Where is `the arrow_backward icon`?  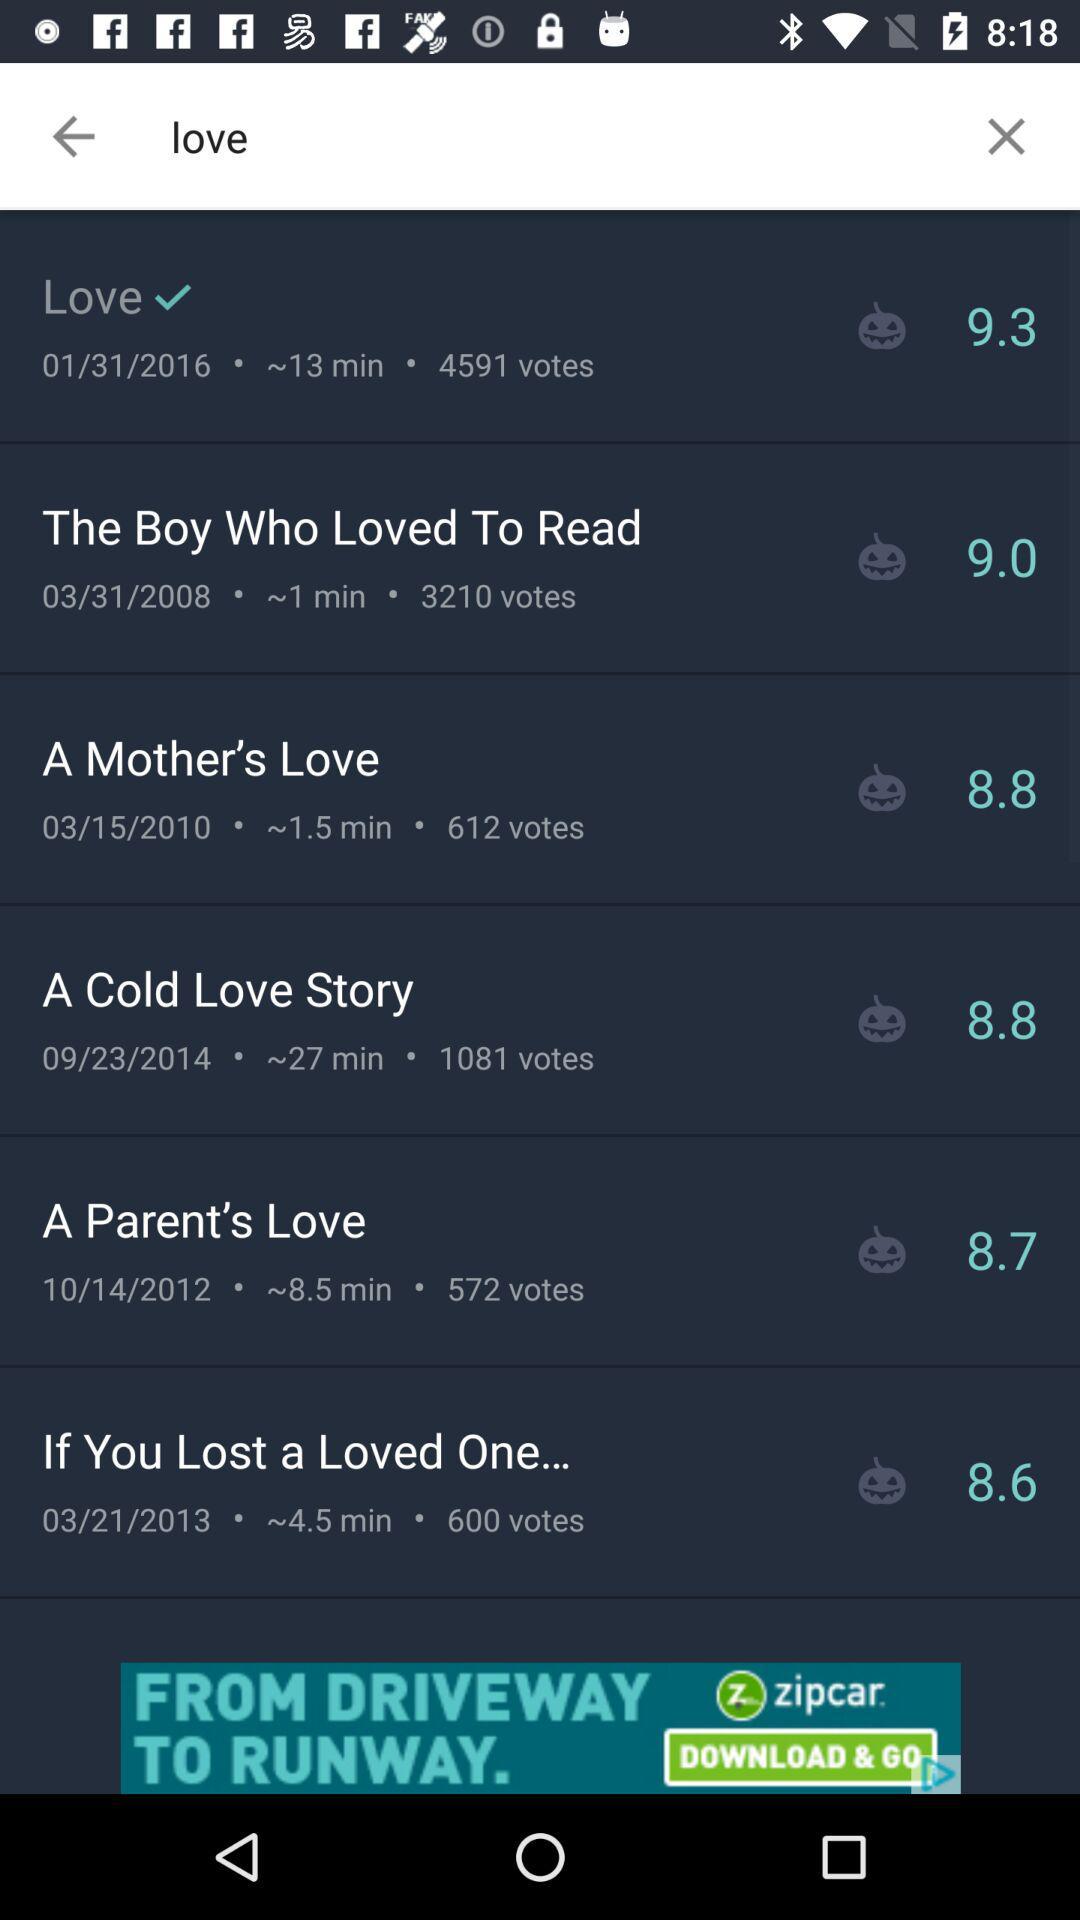
the arrow_backward icon is located at coordinates (72, 135).